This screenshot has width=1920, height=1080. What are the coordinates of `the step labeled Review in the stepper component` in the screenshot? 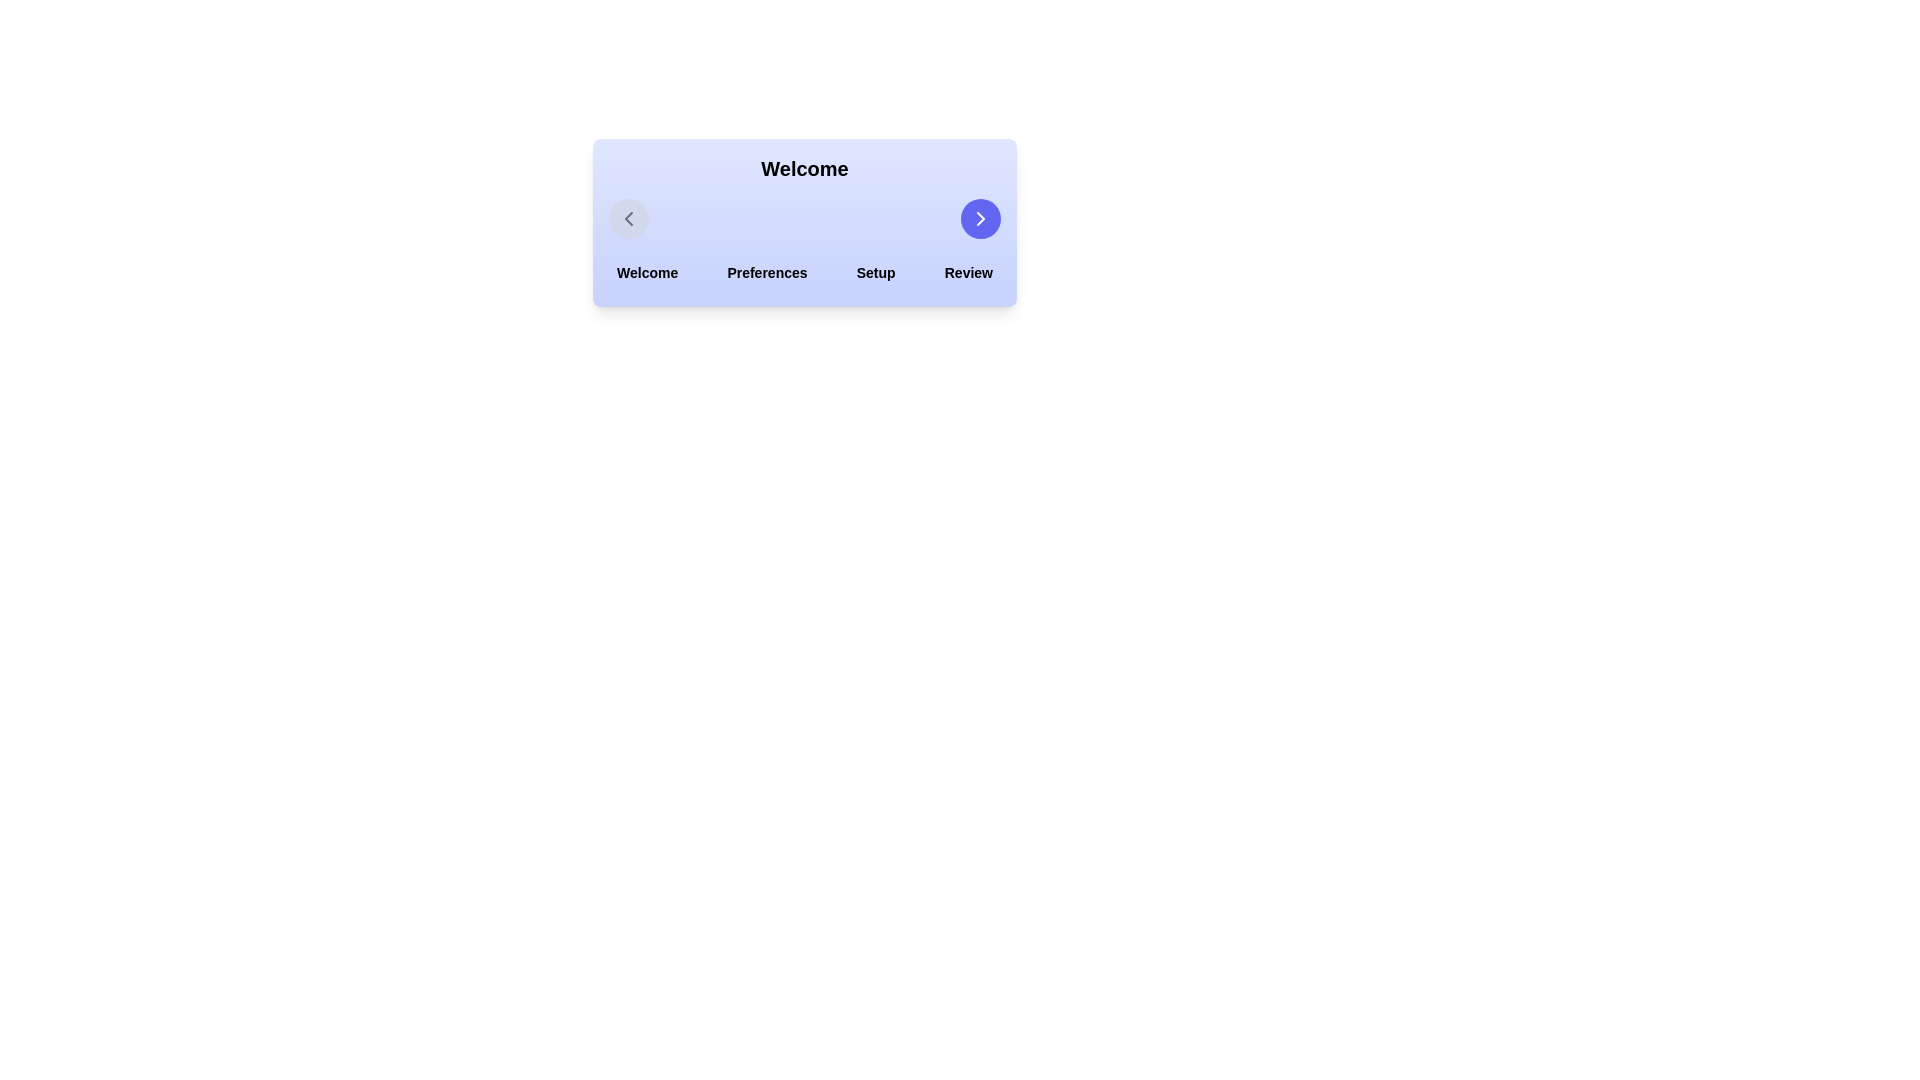 It's located at (968, 273).